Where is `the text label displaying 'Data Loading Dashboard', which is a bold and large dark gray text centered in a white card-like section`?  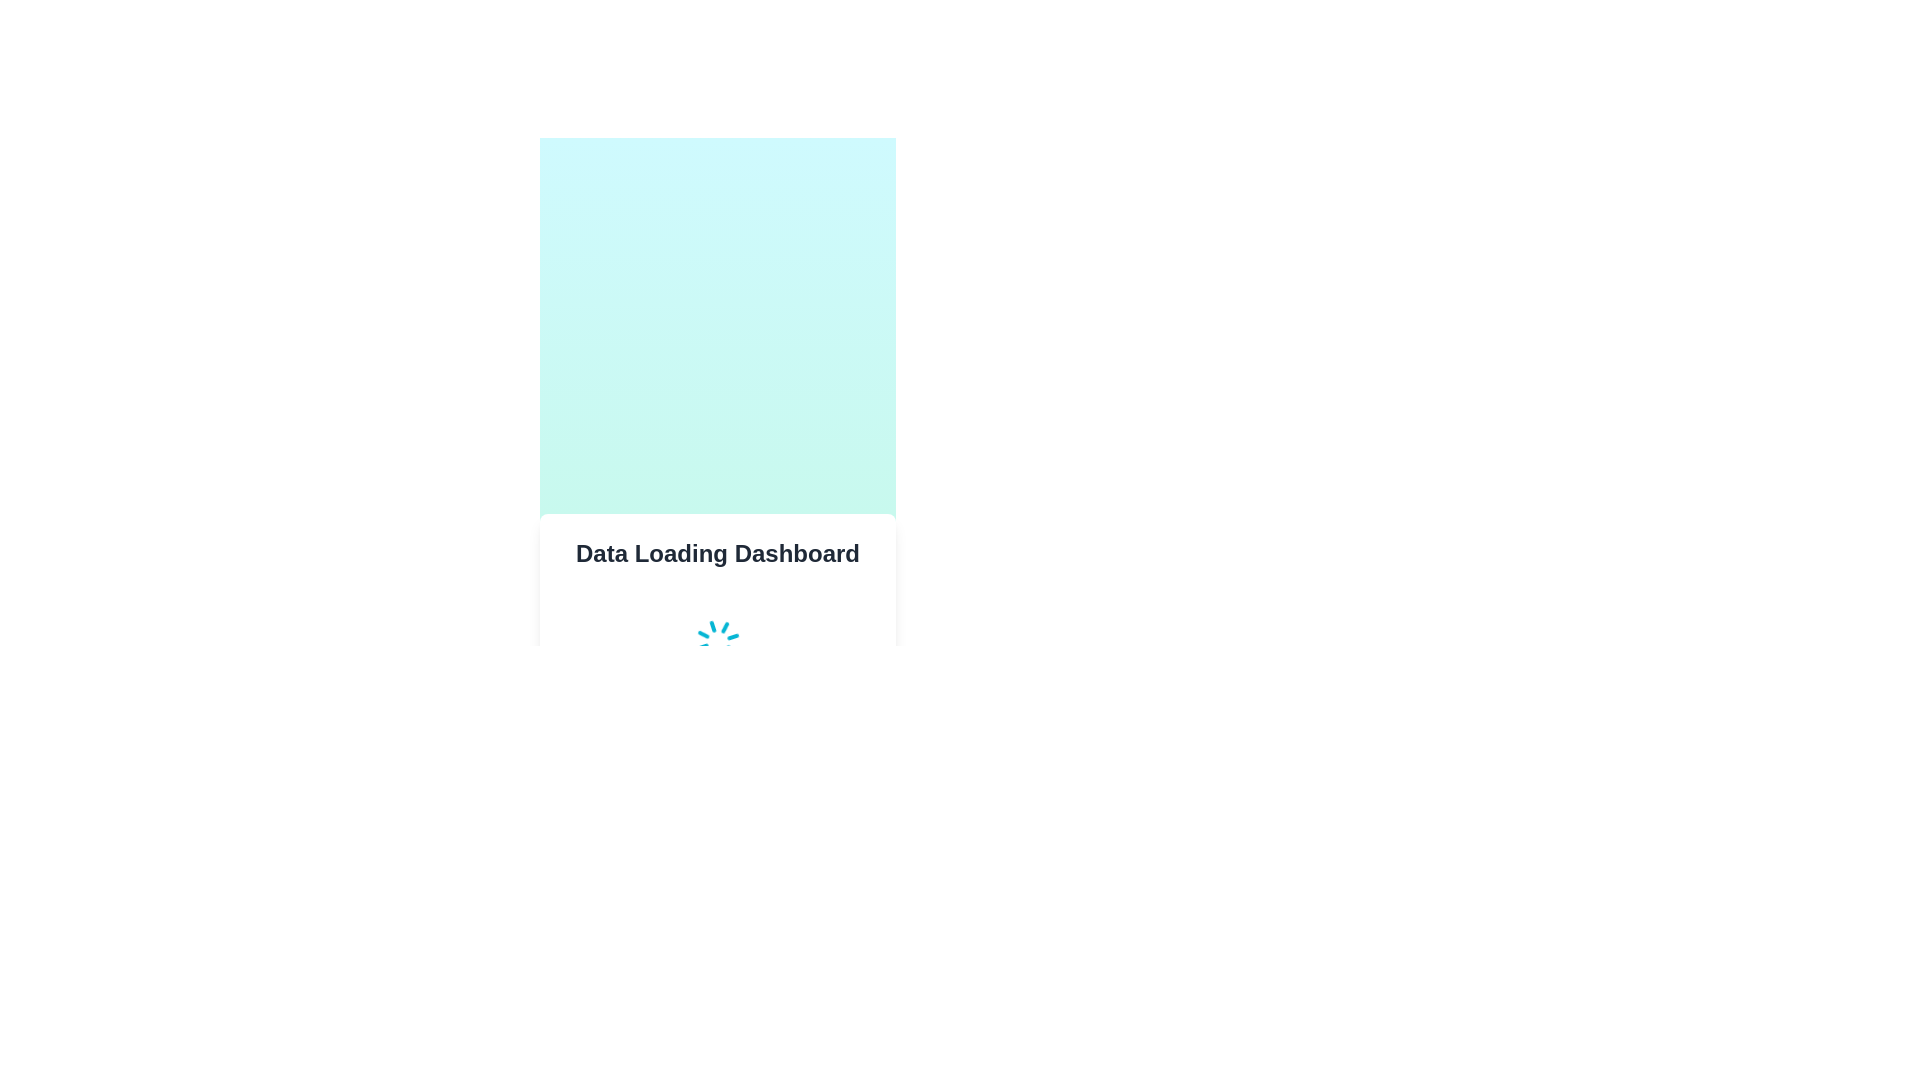 the text label displaying 'Data Loading Dashboard', which is a bold and large dark gray text centered in a white card-like section is located at coordinates (718, 554).